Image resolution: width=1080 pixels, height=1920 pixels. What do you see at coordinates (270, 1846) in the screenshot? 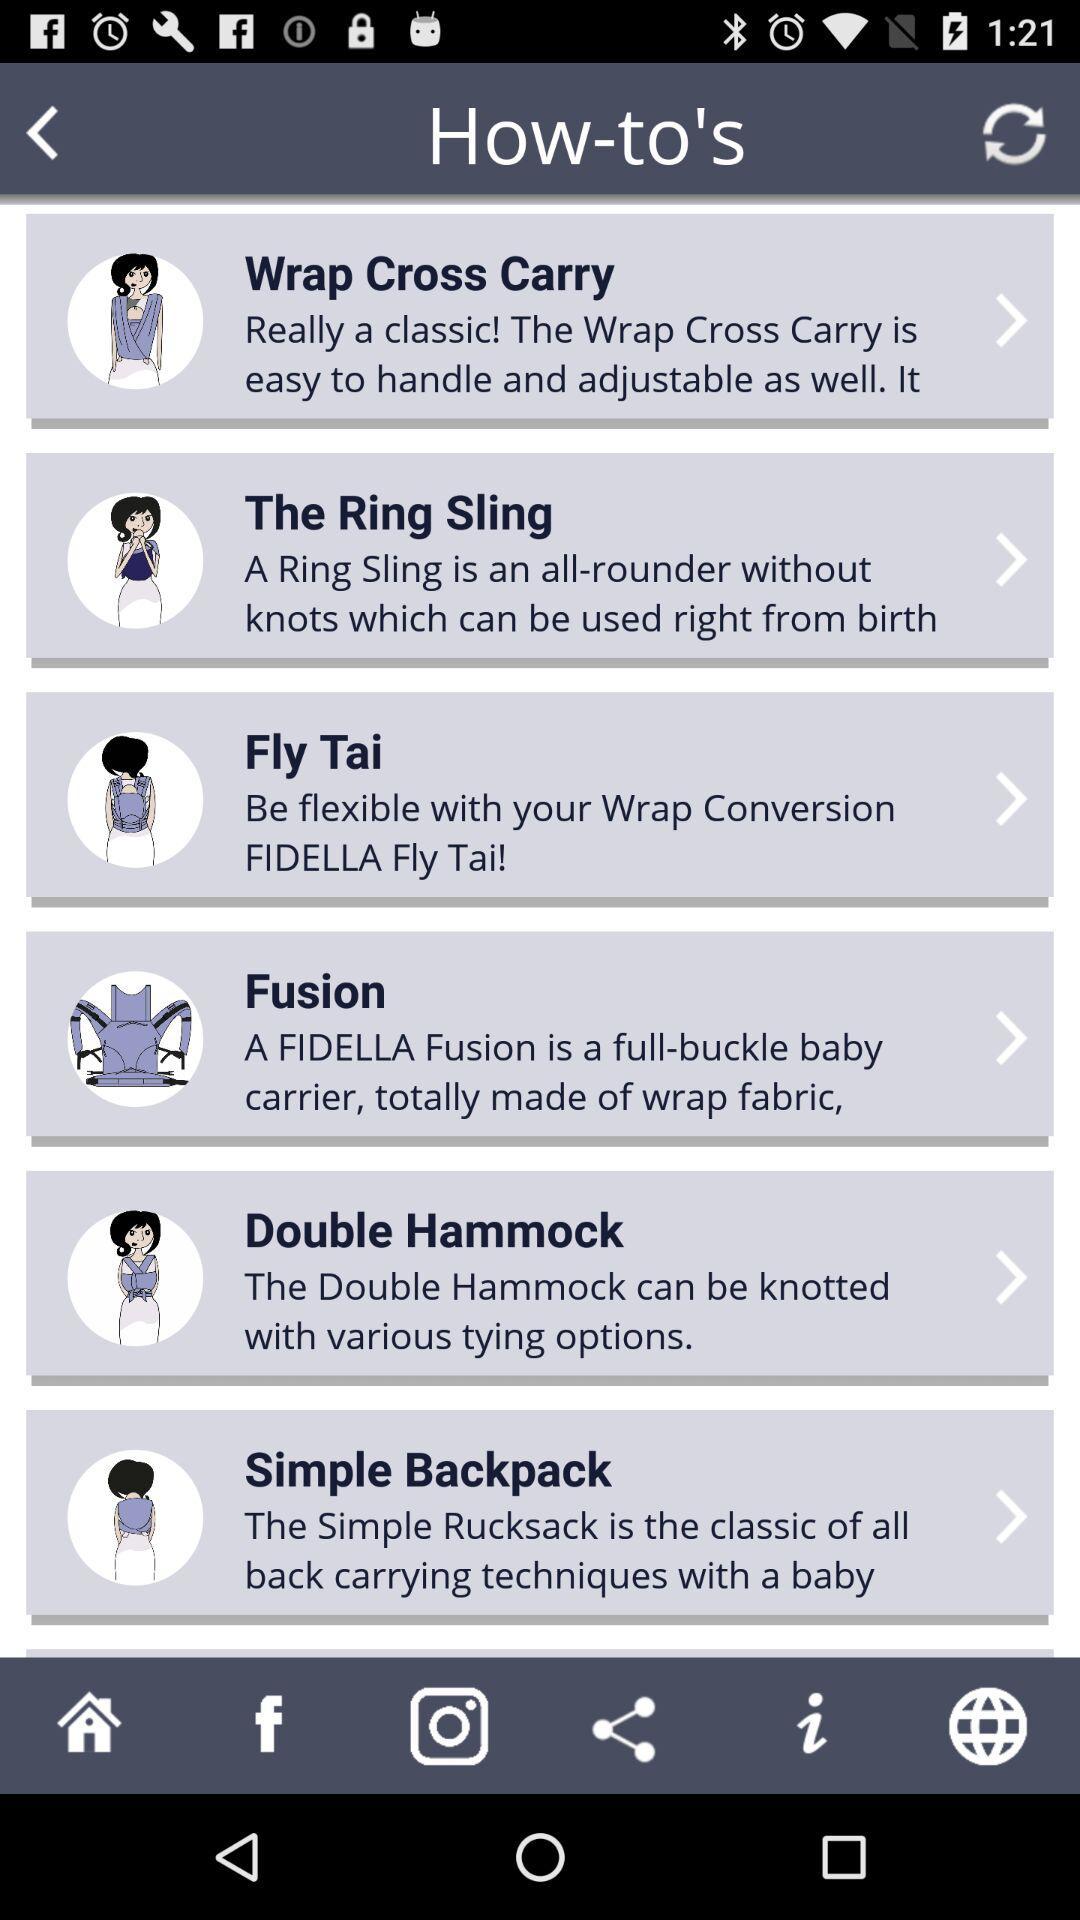
I see `the facebook icon` at bounding box center [270, 1846].